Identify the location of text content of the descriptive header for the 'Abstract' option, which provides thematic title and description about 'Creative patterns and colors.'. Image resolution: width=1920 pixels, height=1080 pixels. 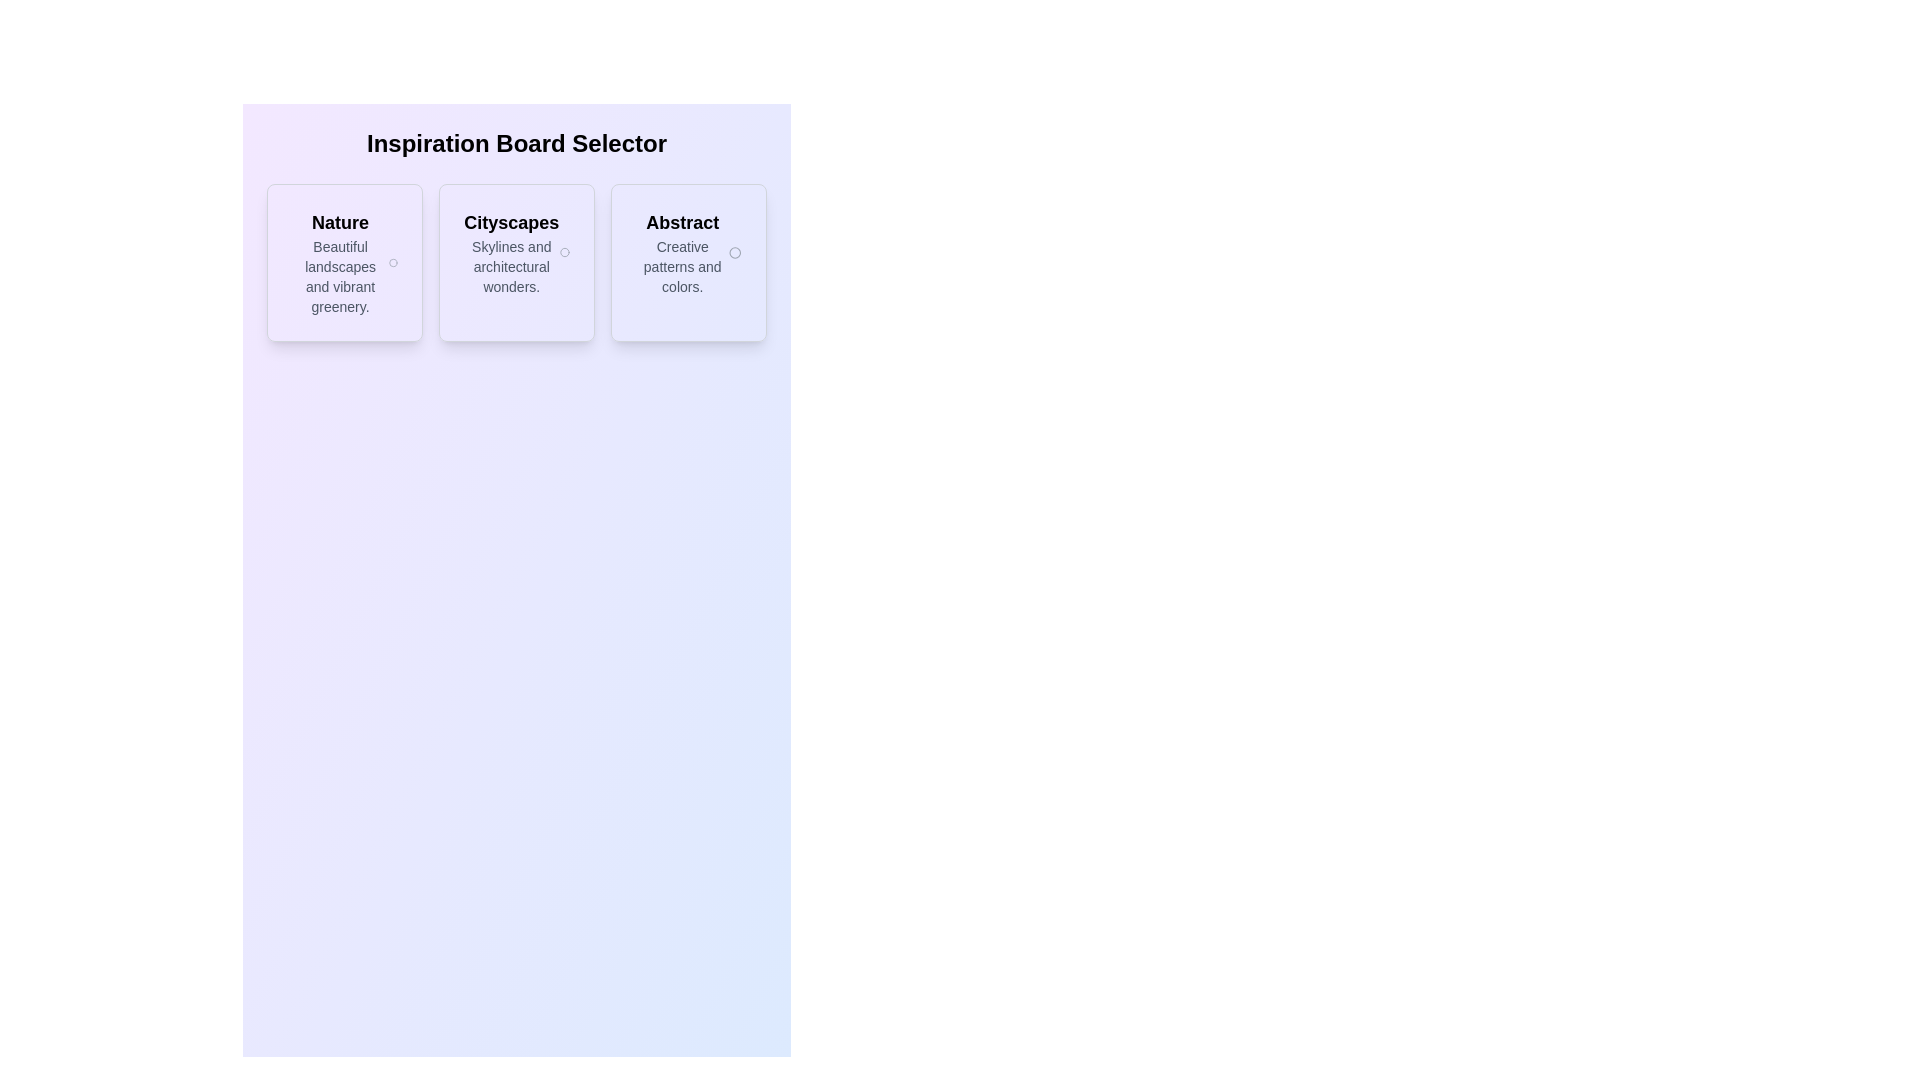
(689, 252).